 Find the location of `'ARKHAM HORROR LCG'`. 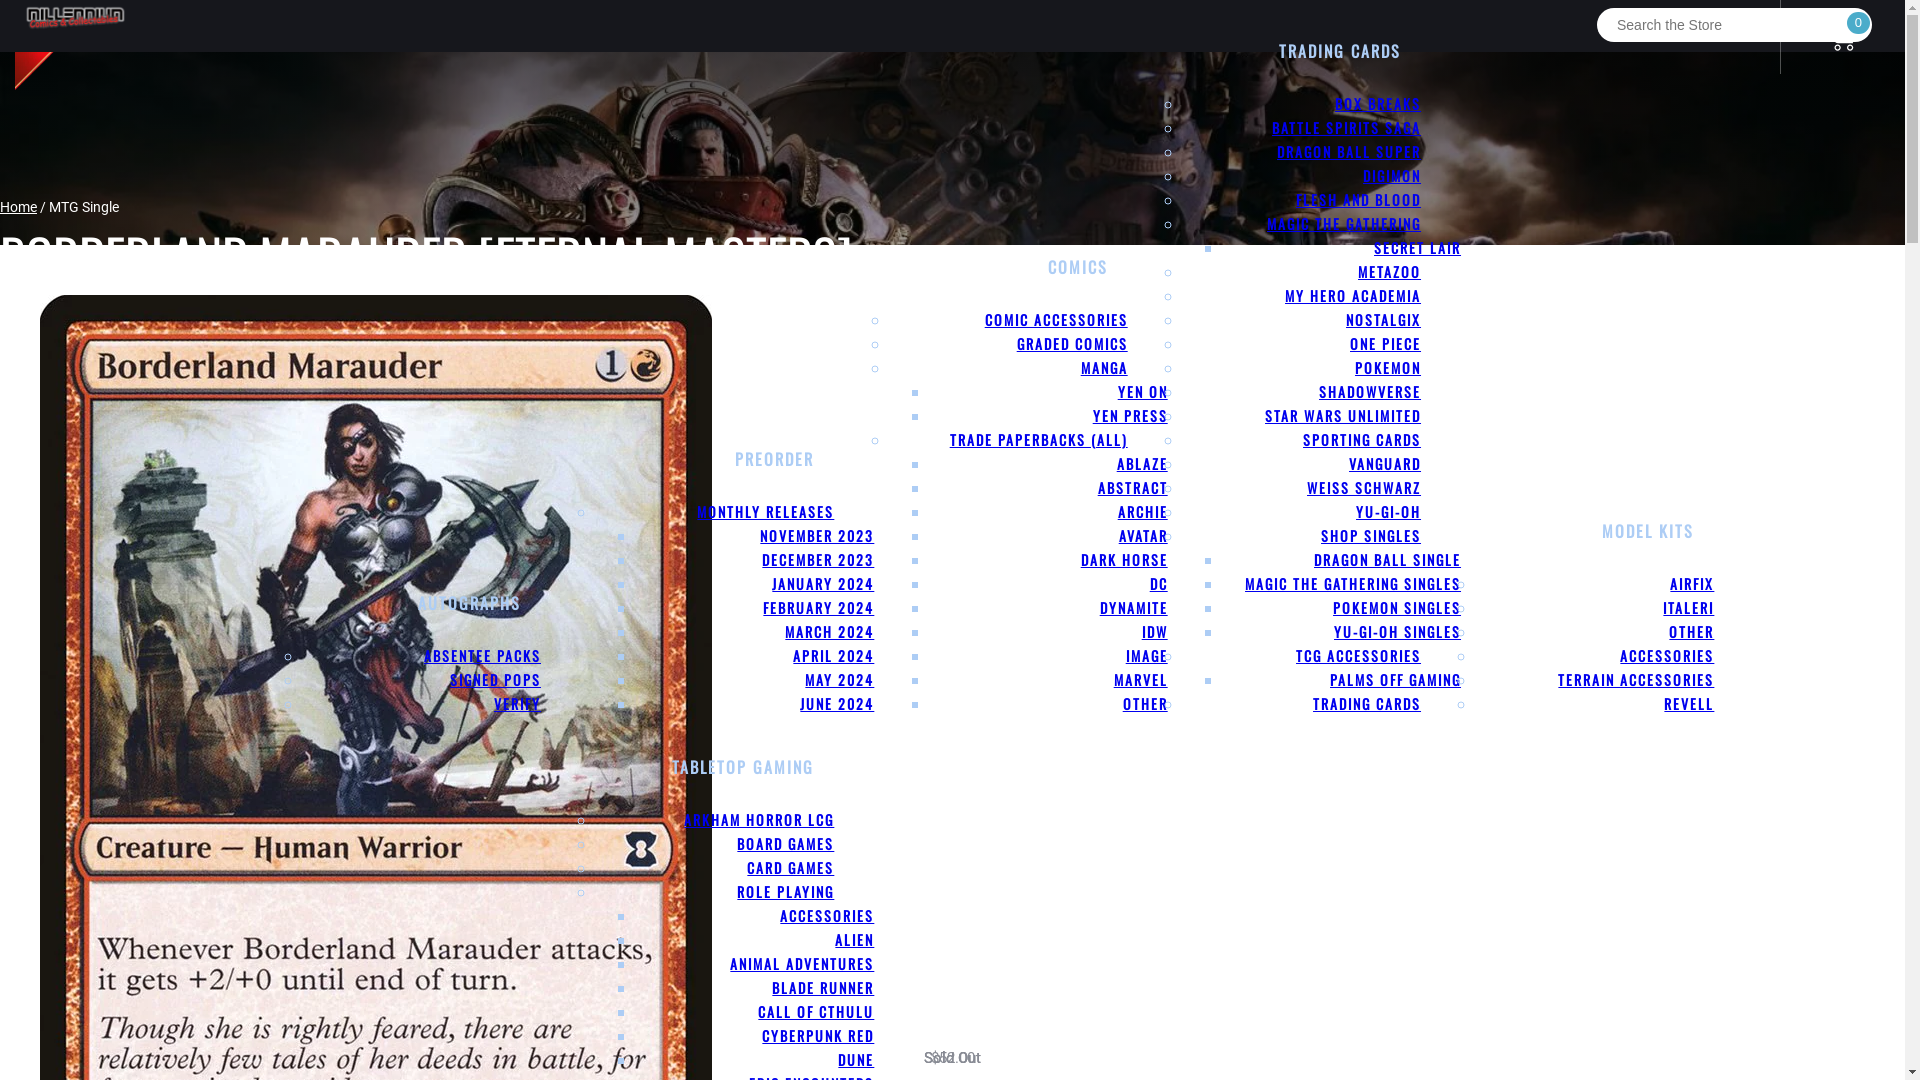

'ARKHAM HORROR LCG' is located at coordinates (757, 819).